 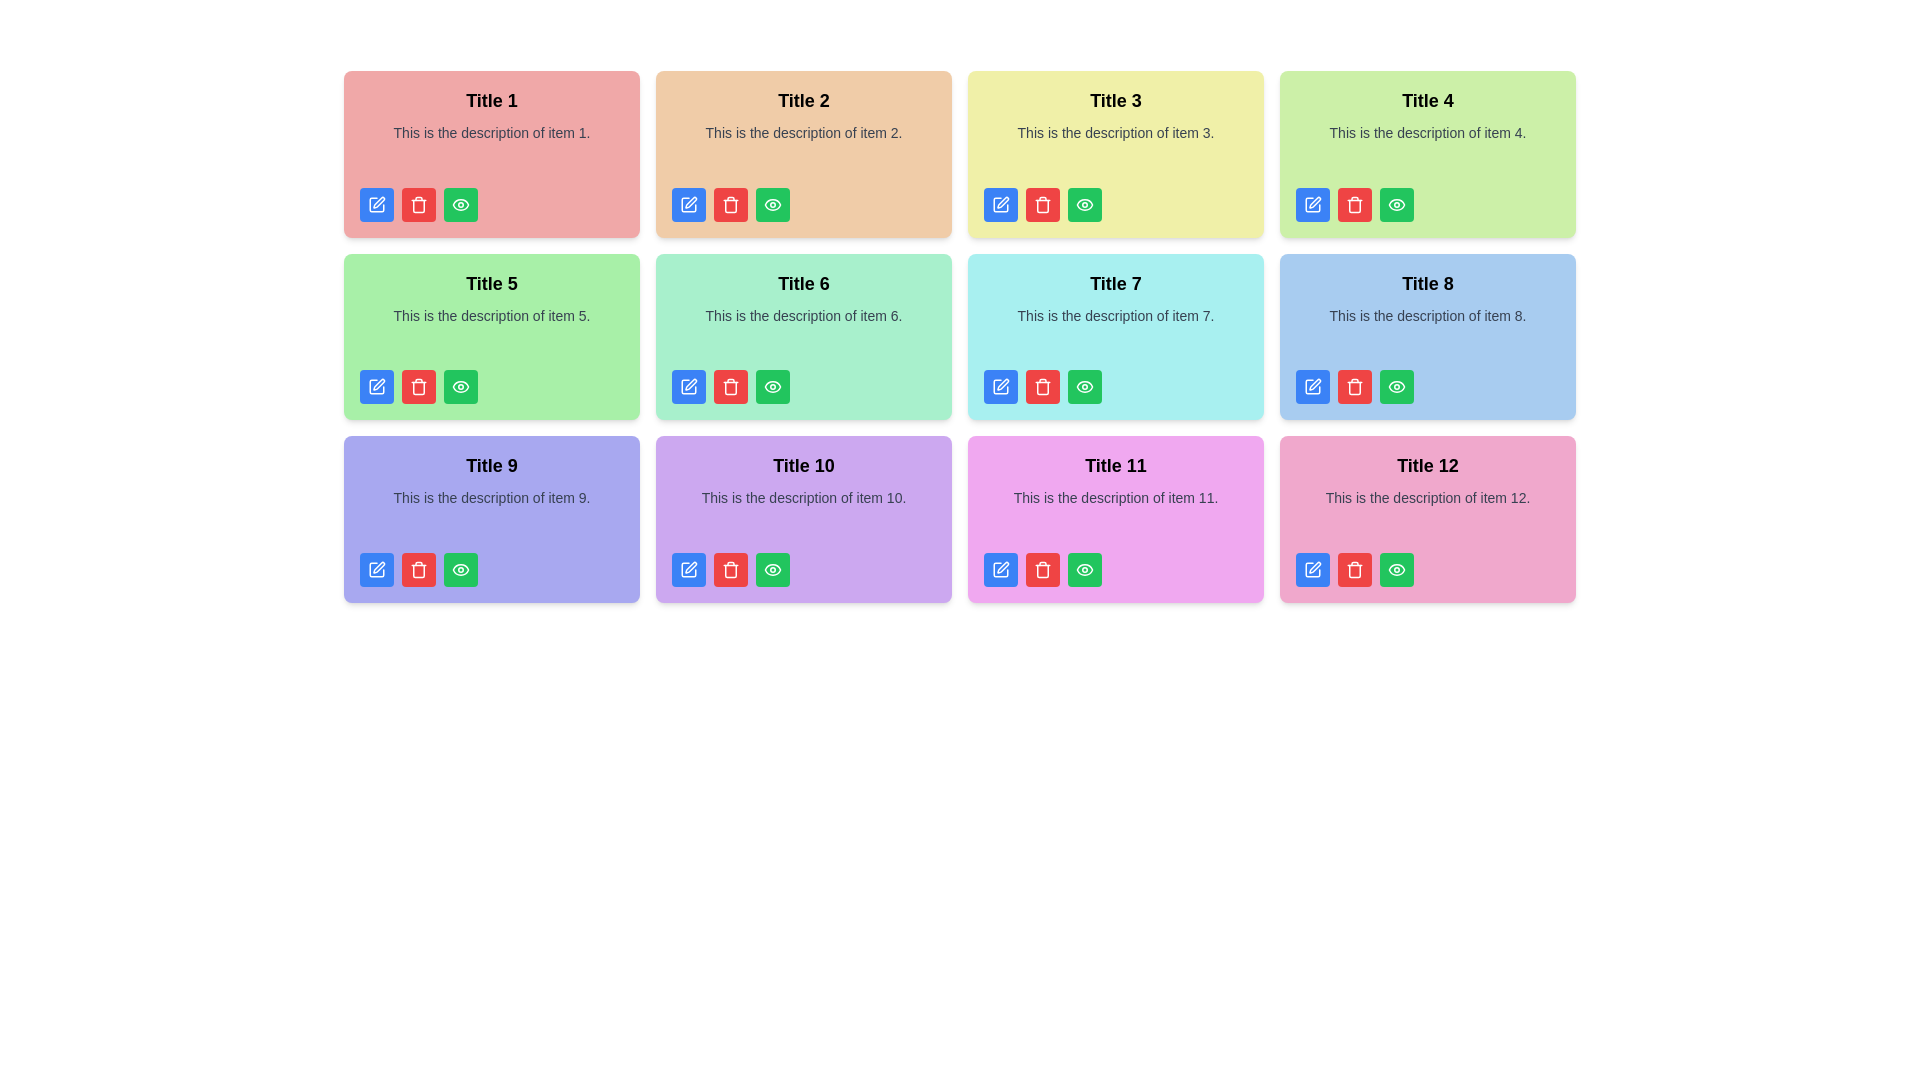 What do you see at coordinates (729, 386) in the screenshot?
I see `the red trash can icon button, which is styled with white lines and positioned inside a red circular button` at bounding box center [729, 386].